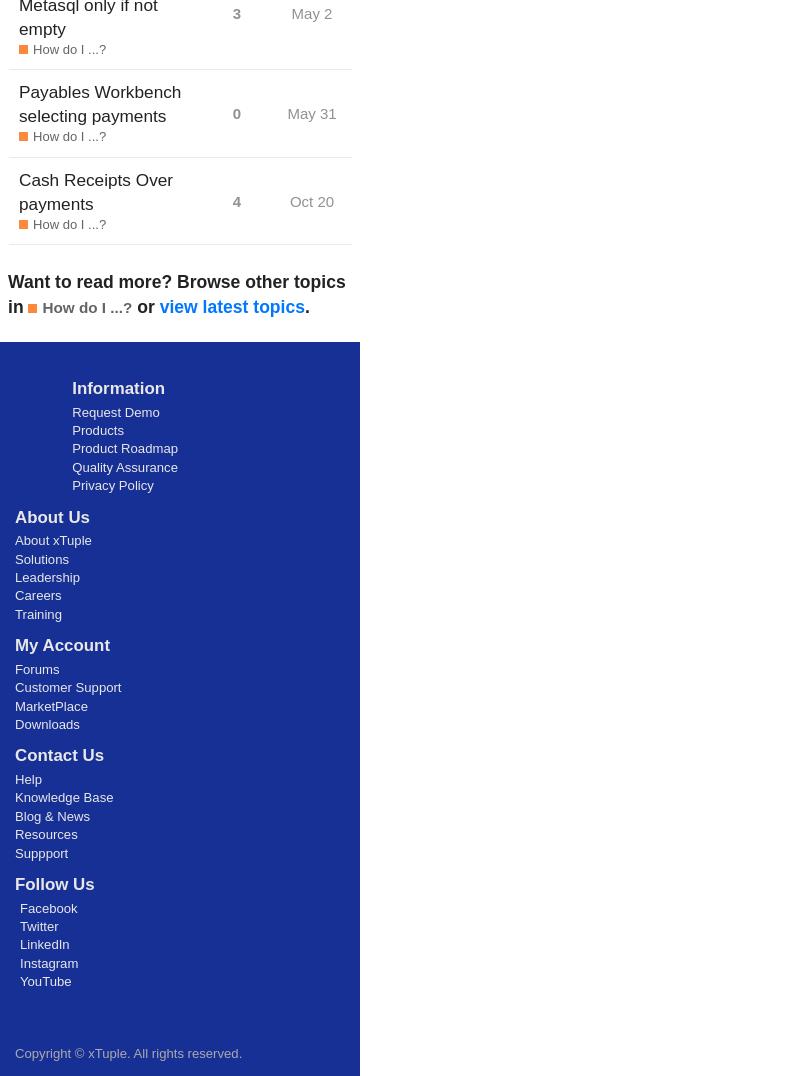 This screenshot has height=1076, width=810. I want to click on 'Twitter', so click(20, 924).